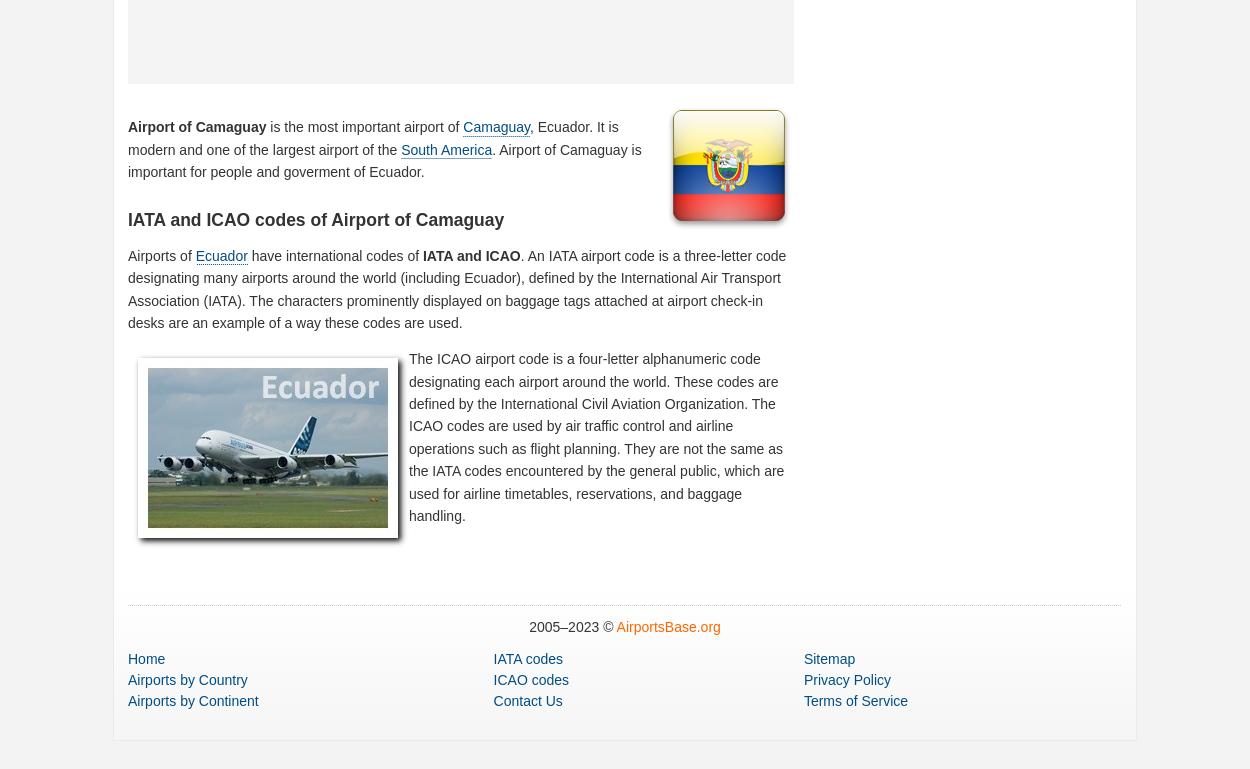  What do you see at coordinates (854, 701) in the screenshot?
I see `'Terms of Service'` at bounding box center [854, 701].